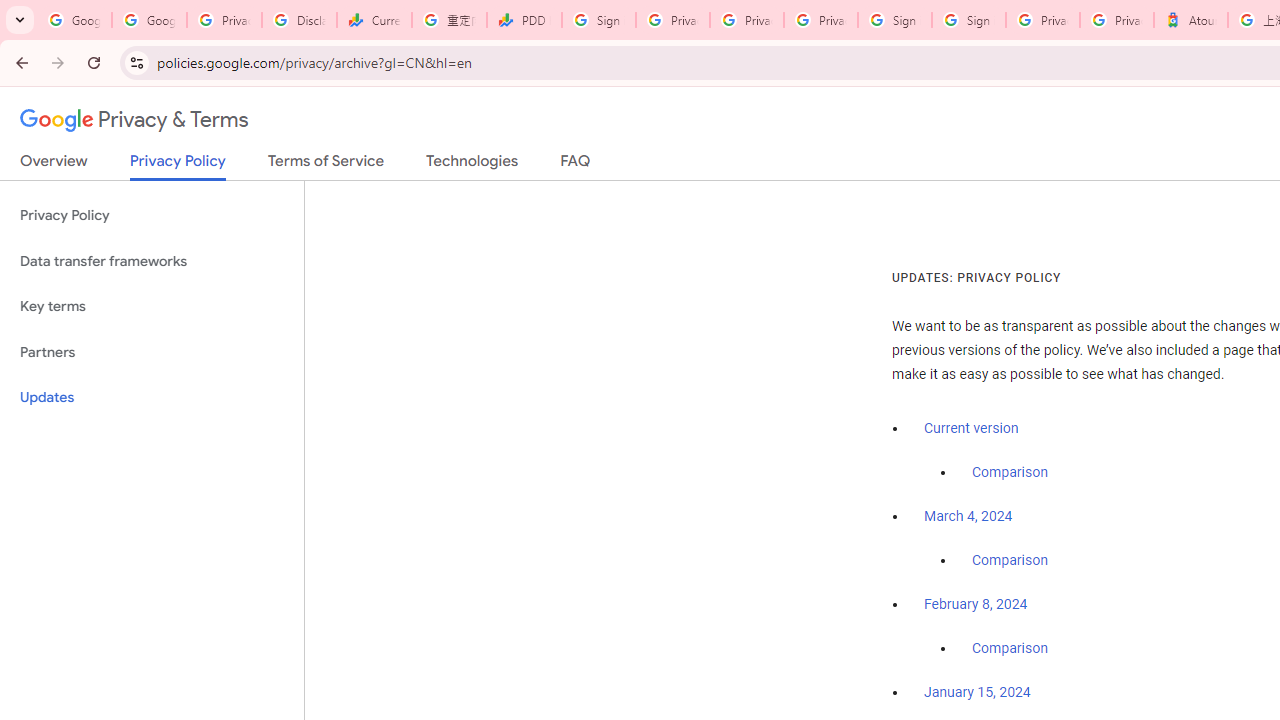 Image resolution: width=1280 pixels, height=720 pixels. Describe the element at coordinates (524, 20) in the screenshot. I see `'PDD Holdings Inc - ADR (PDD) Price & News - Google Finance'` at that location.